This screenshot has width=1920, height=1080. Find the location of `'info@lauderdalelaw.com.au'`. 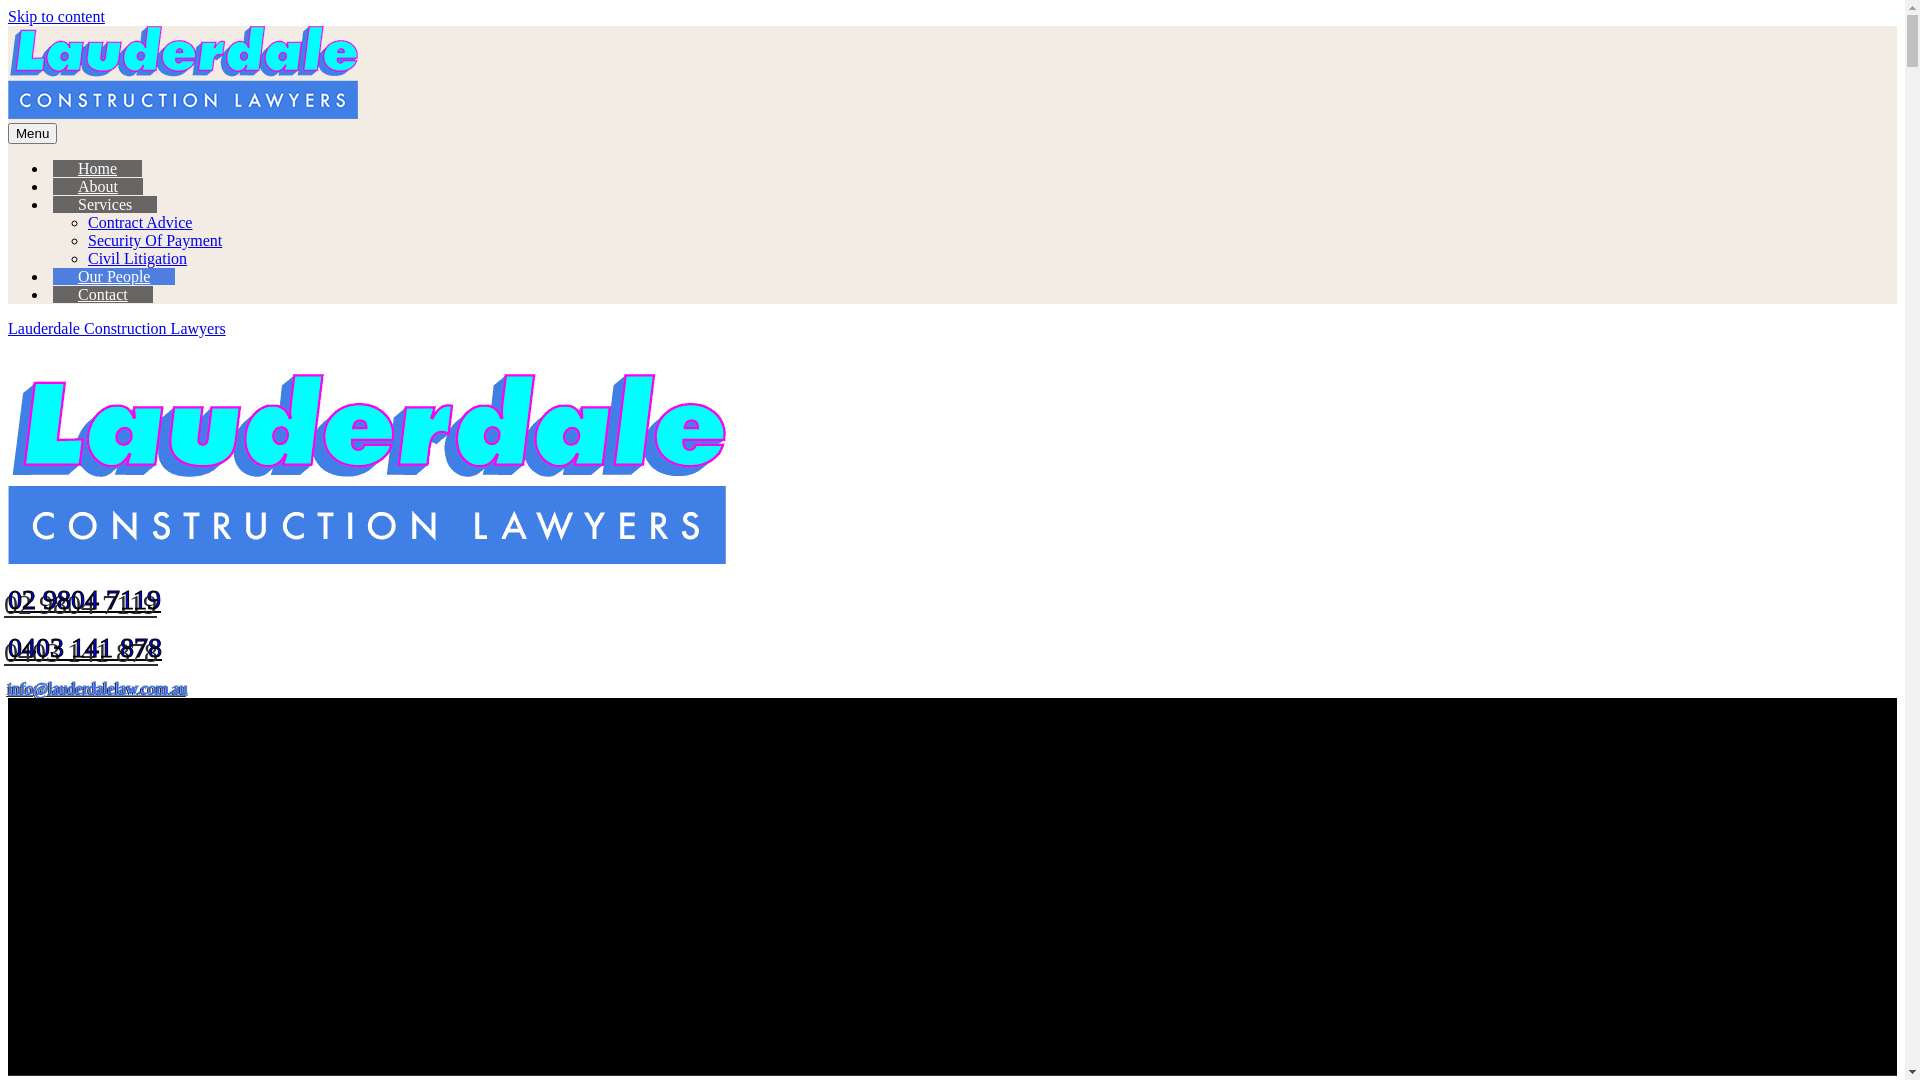

'info@lauderdalelaw.com.au' is located at coordinates (96, 687).